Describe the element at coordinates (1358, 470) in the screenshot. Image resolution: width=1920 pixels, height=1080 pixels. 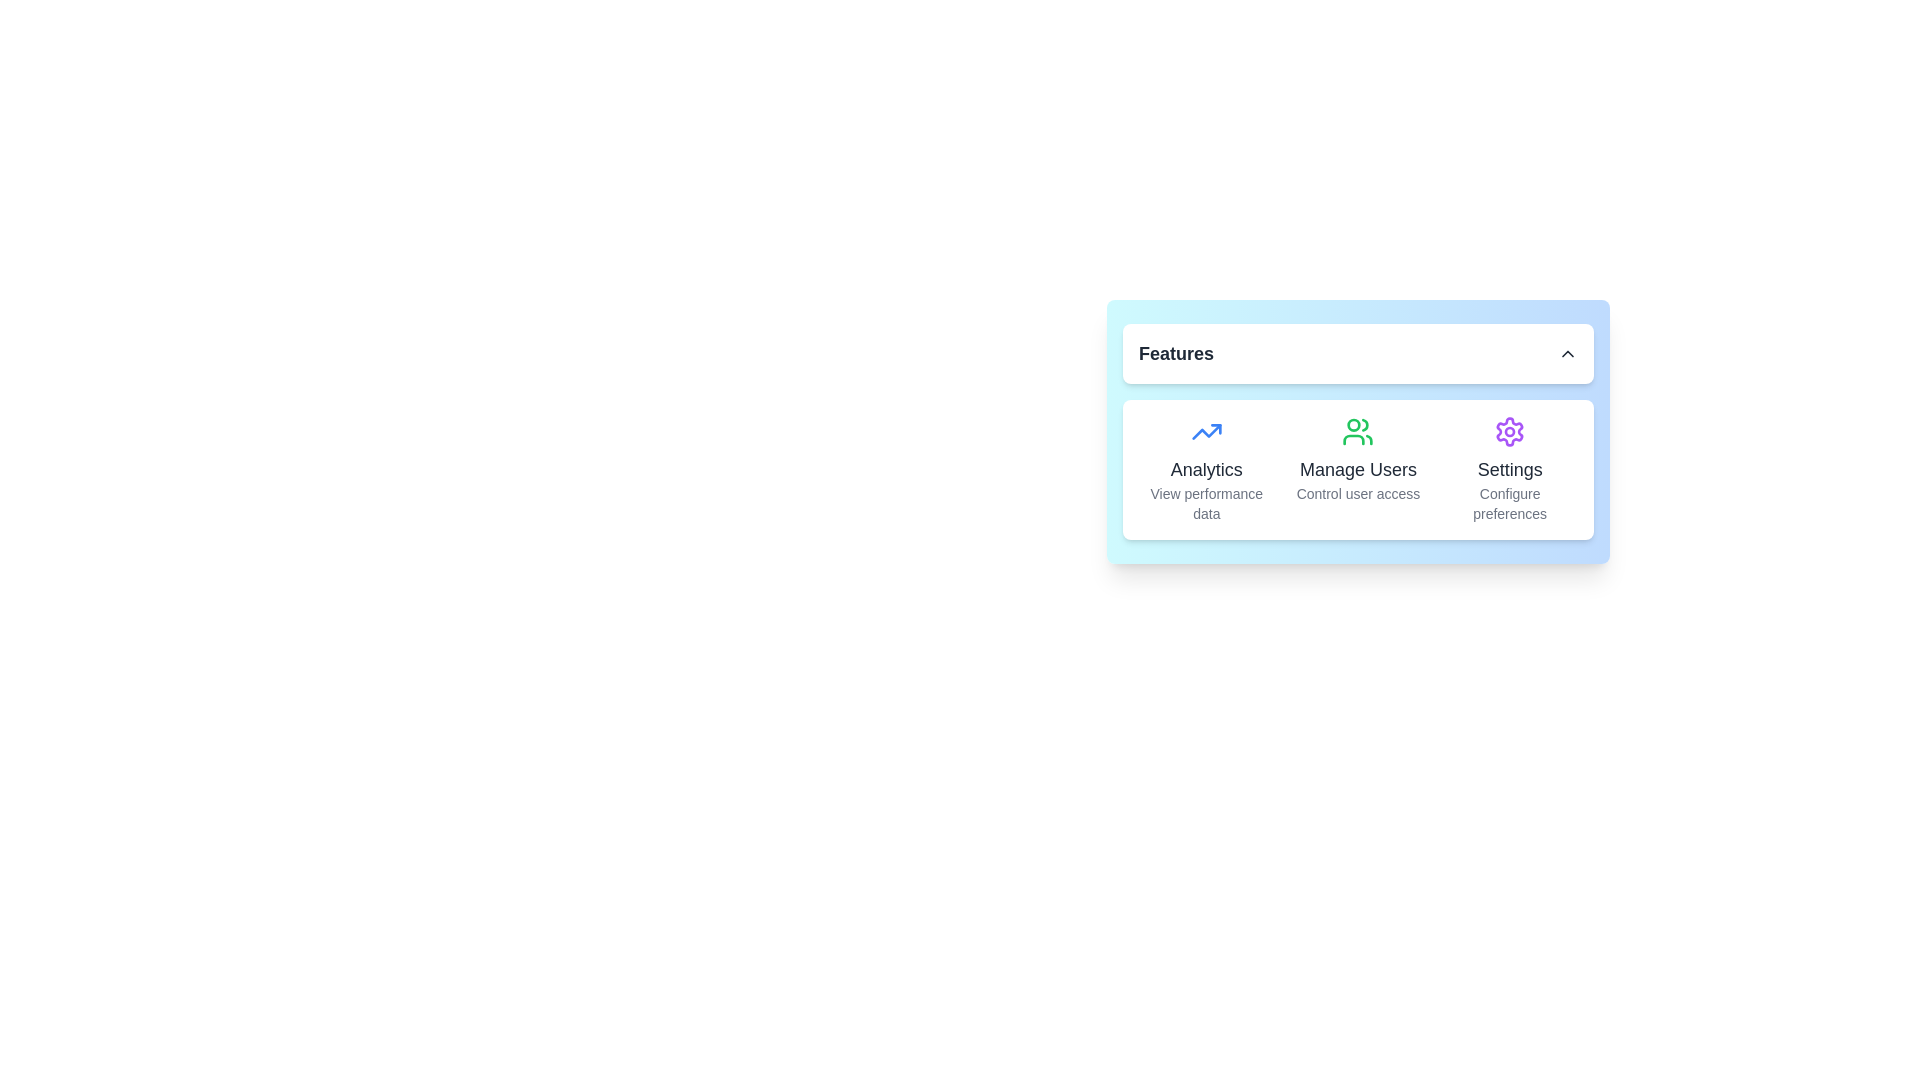
I see `the Navigation button located in the middle column of the features card` at that location.